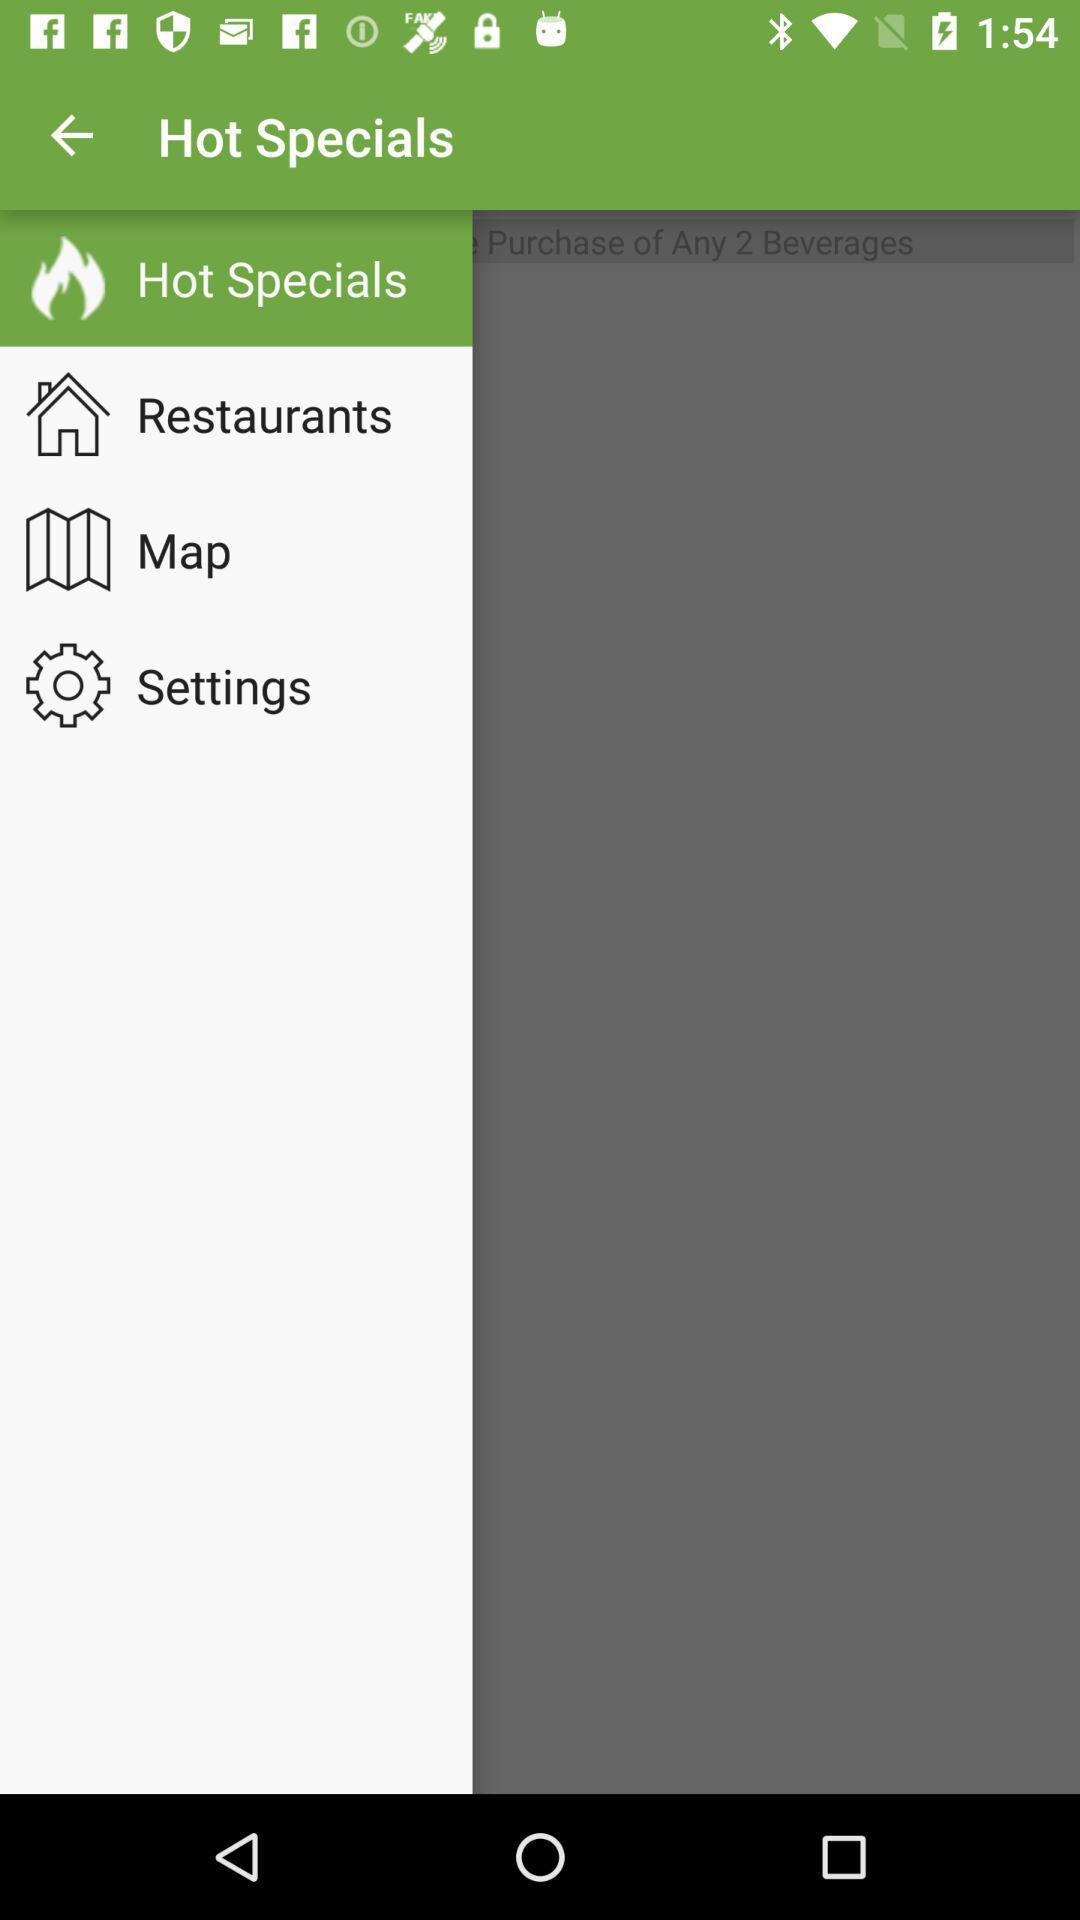 This screenshot has width=1080, height=1920. I want to click on item below entree bogo with icon, so click(540, 1033).